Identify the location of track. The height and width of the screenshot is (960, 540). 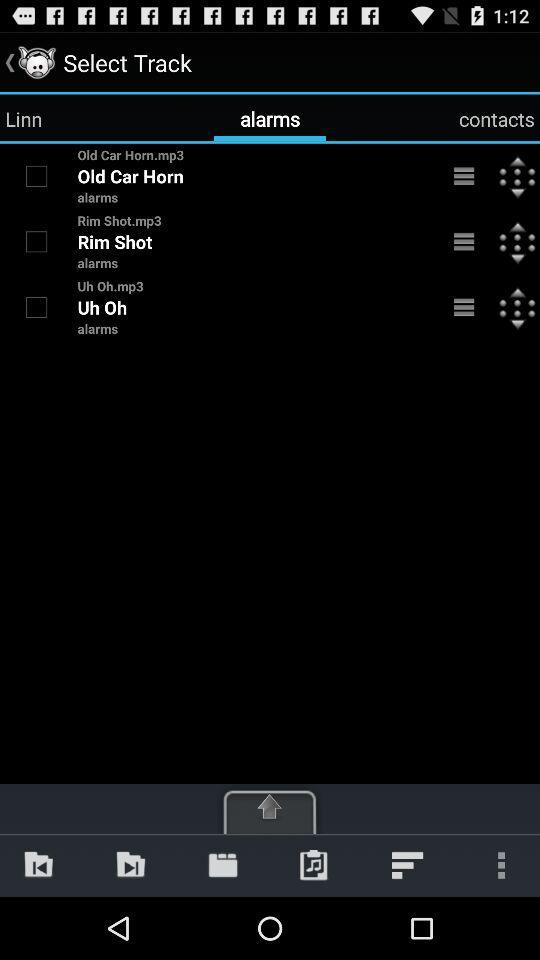
(36, 240).